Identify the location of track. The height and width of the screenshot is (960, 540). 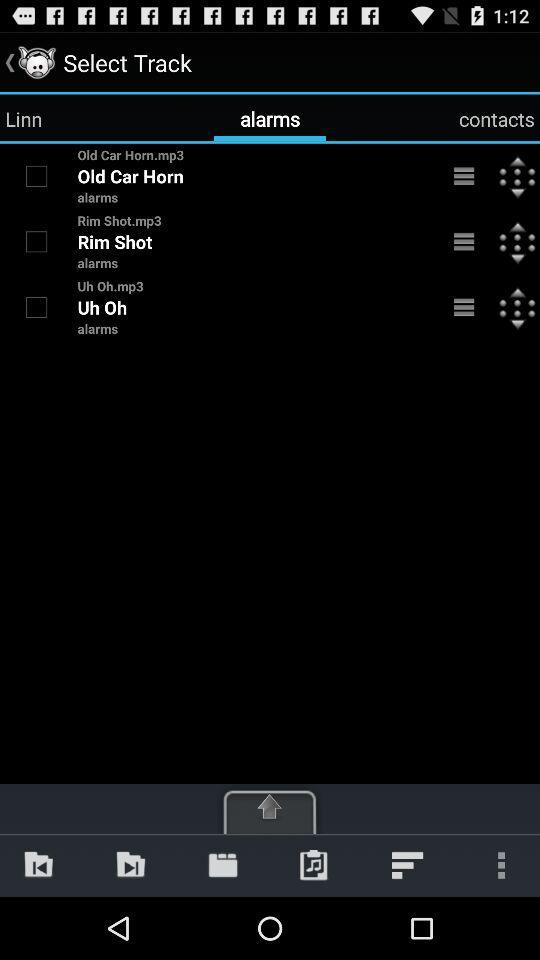
(36, 240).